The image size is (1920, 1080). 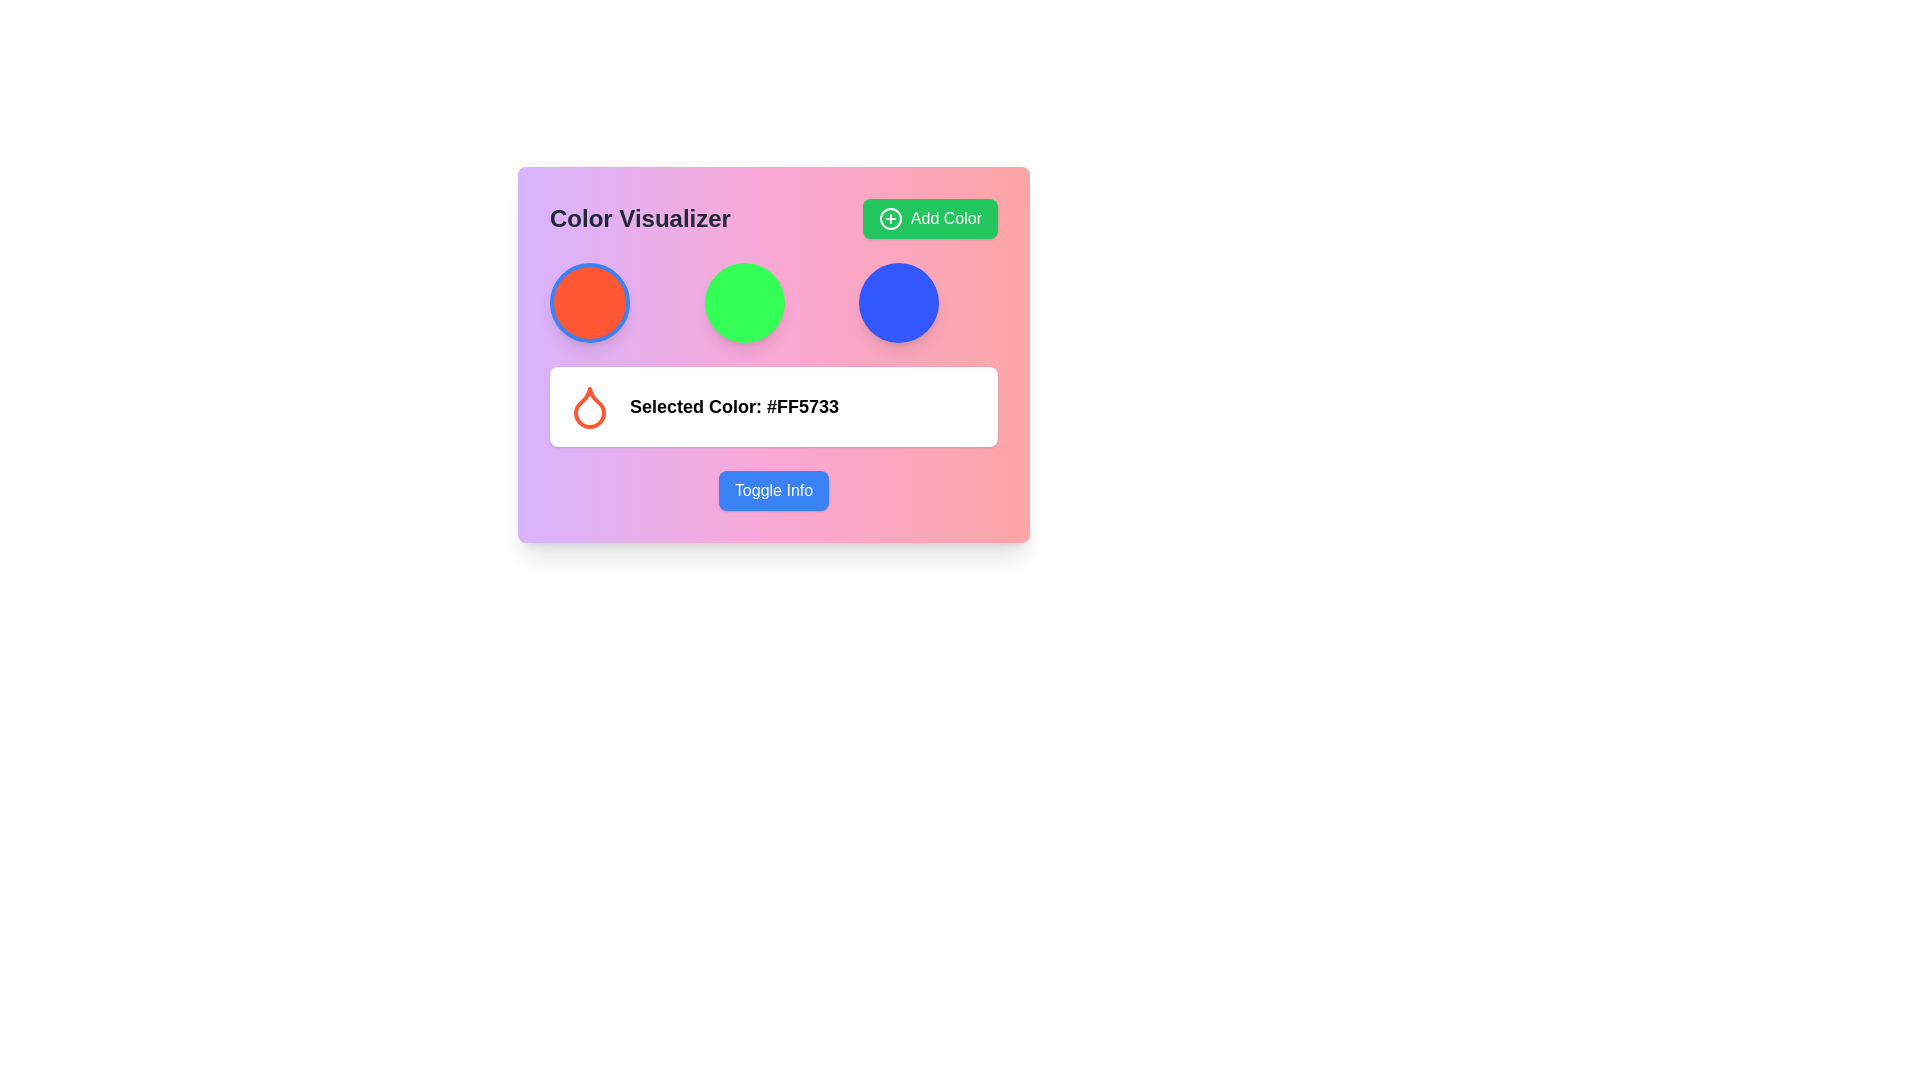 What do you see at coordinates (743, 303) in the screenshot?
I see `the selectable color option button located in the center of the horizontal row of three rounded elements` at bounding box center [743, 303].